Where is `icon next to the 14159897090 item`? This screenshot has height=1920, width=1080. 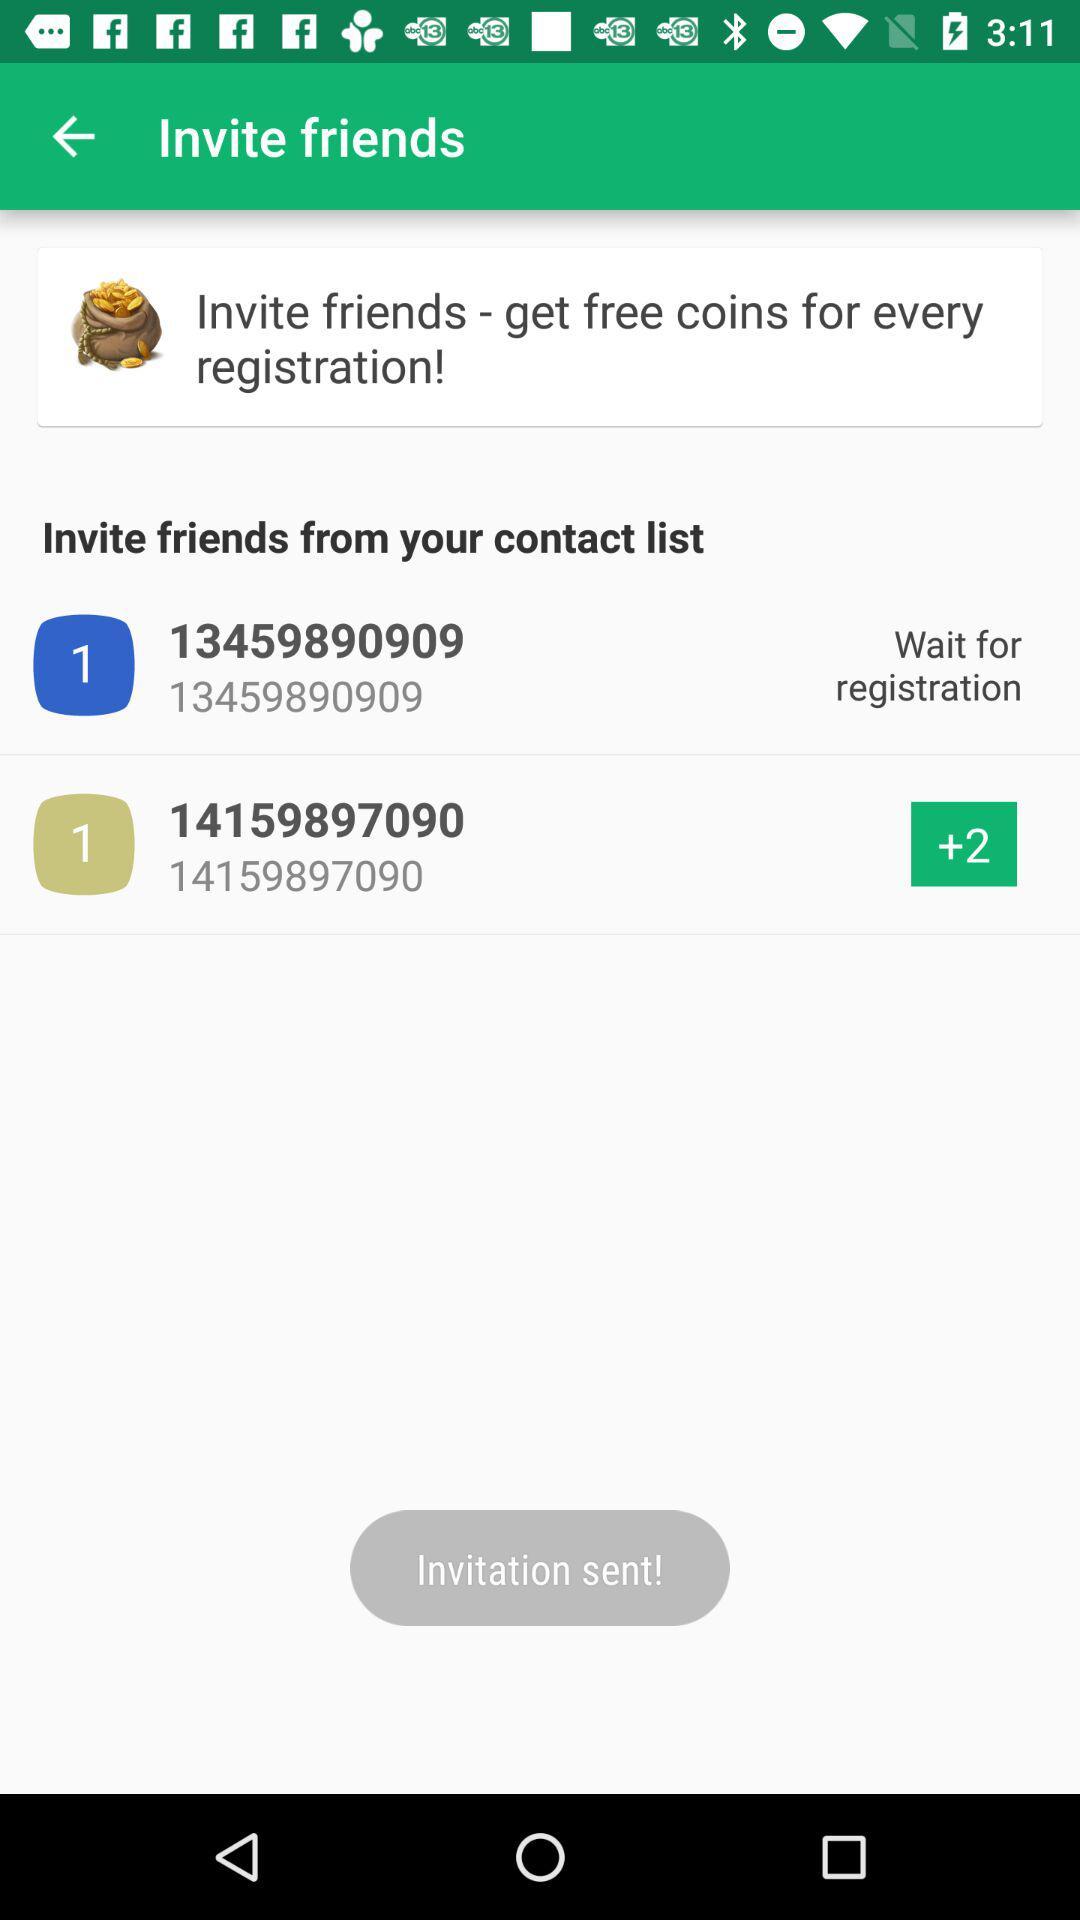
icon next to the 14159897090 item is located at coordinates (963, 844).